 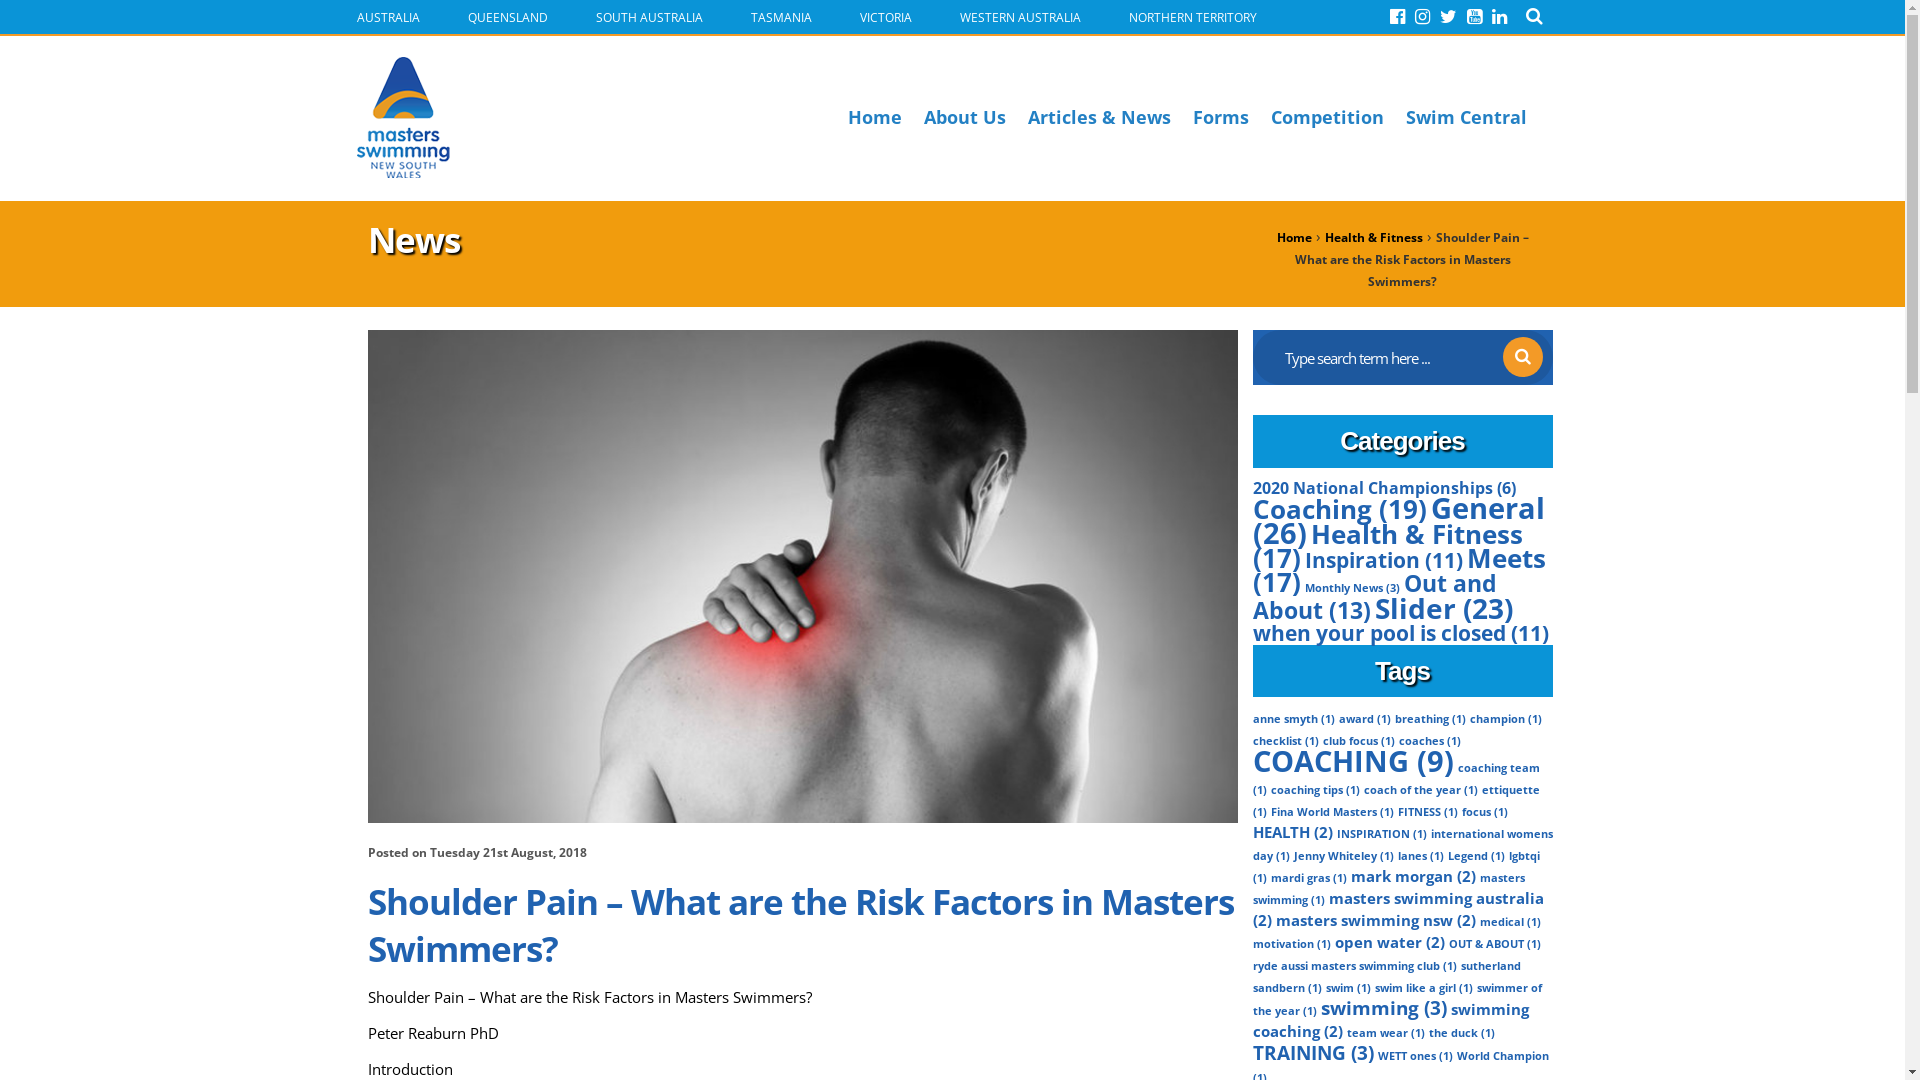 What do you see at coordinates (1372, 986) in the screenshot?
I see `'swim like a girl (1)'` at bounding box center [1372, 986].